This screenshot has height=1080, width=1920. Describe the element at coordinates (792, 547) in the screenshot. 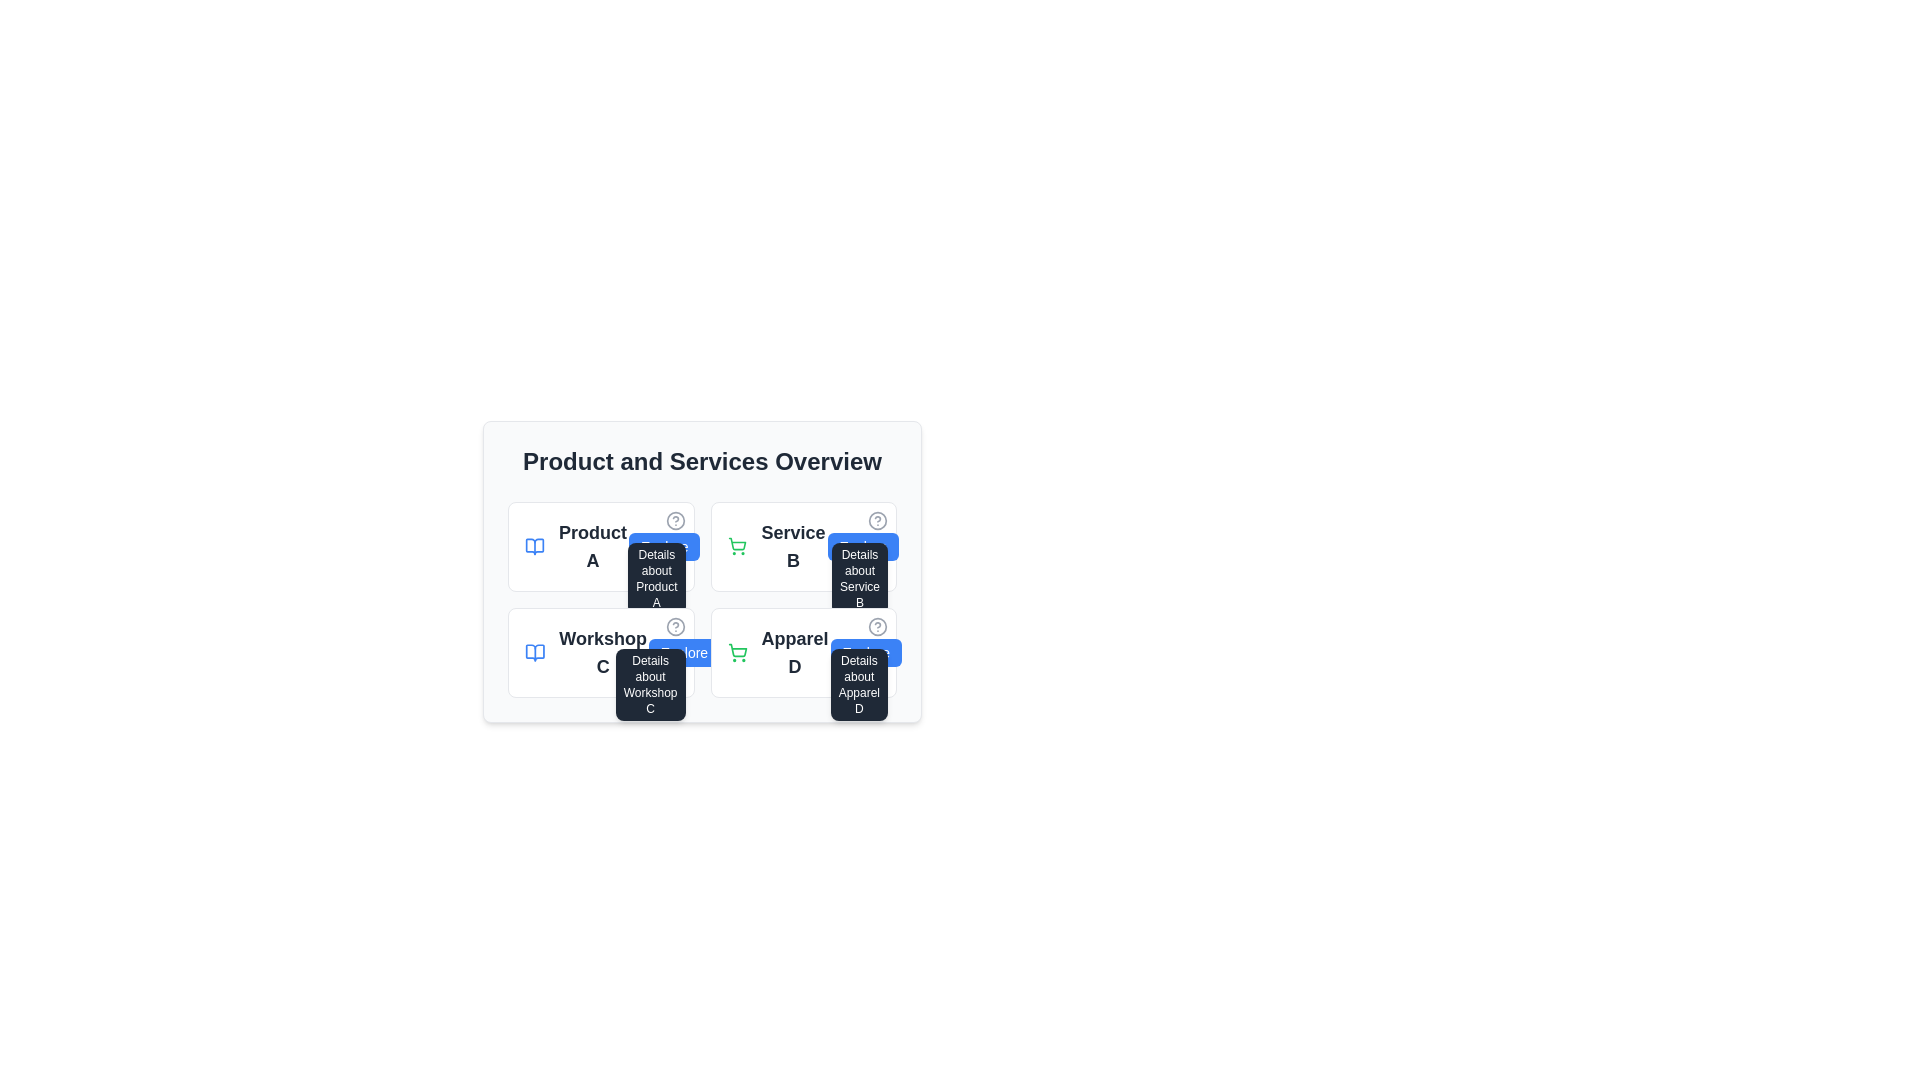

I see `the label element displaying 'Service B', which is styled with a large, bold font and dark gray color, located in the top row of the grid layout, second column` at that location.